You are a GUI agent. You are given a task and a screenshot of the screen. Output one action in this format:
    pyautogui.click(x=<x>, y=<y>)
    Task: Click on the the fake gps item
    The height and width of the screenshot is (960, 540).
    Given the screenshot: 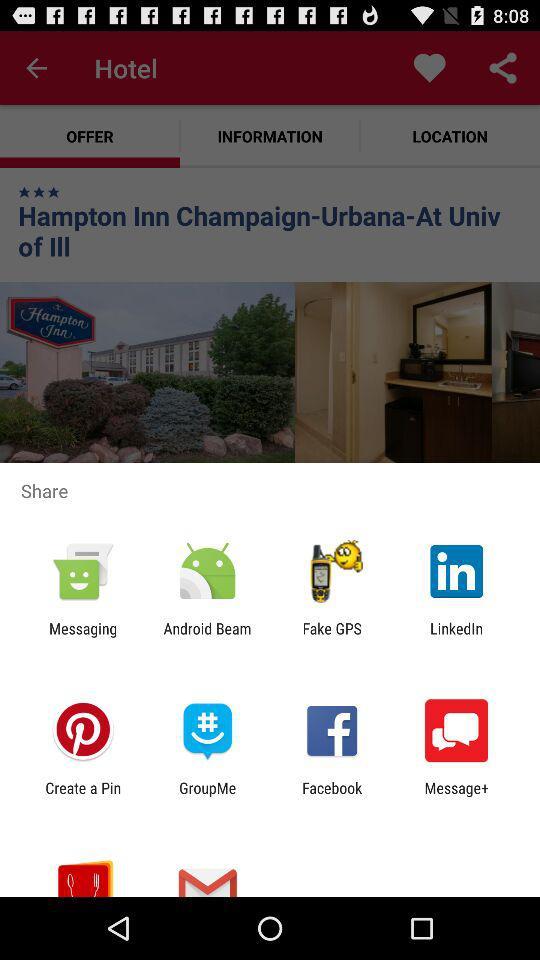 What is the action you would take?
    pyautogui.click(x=332, y=636)
    